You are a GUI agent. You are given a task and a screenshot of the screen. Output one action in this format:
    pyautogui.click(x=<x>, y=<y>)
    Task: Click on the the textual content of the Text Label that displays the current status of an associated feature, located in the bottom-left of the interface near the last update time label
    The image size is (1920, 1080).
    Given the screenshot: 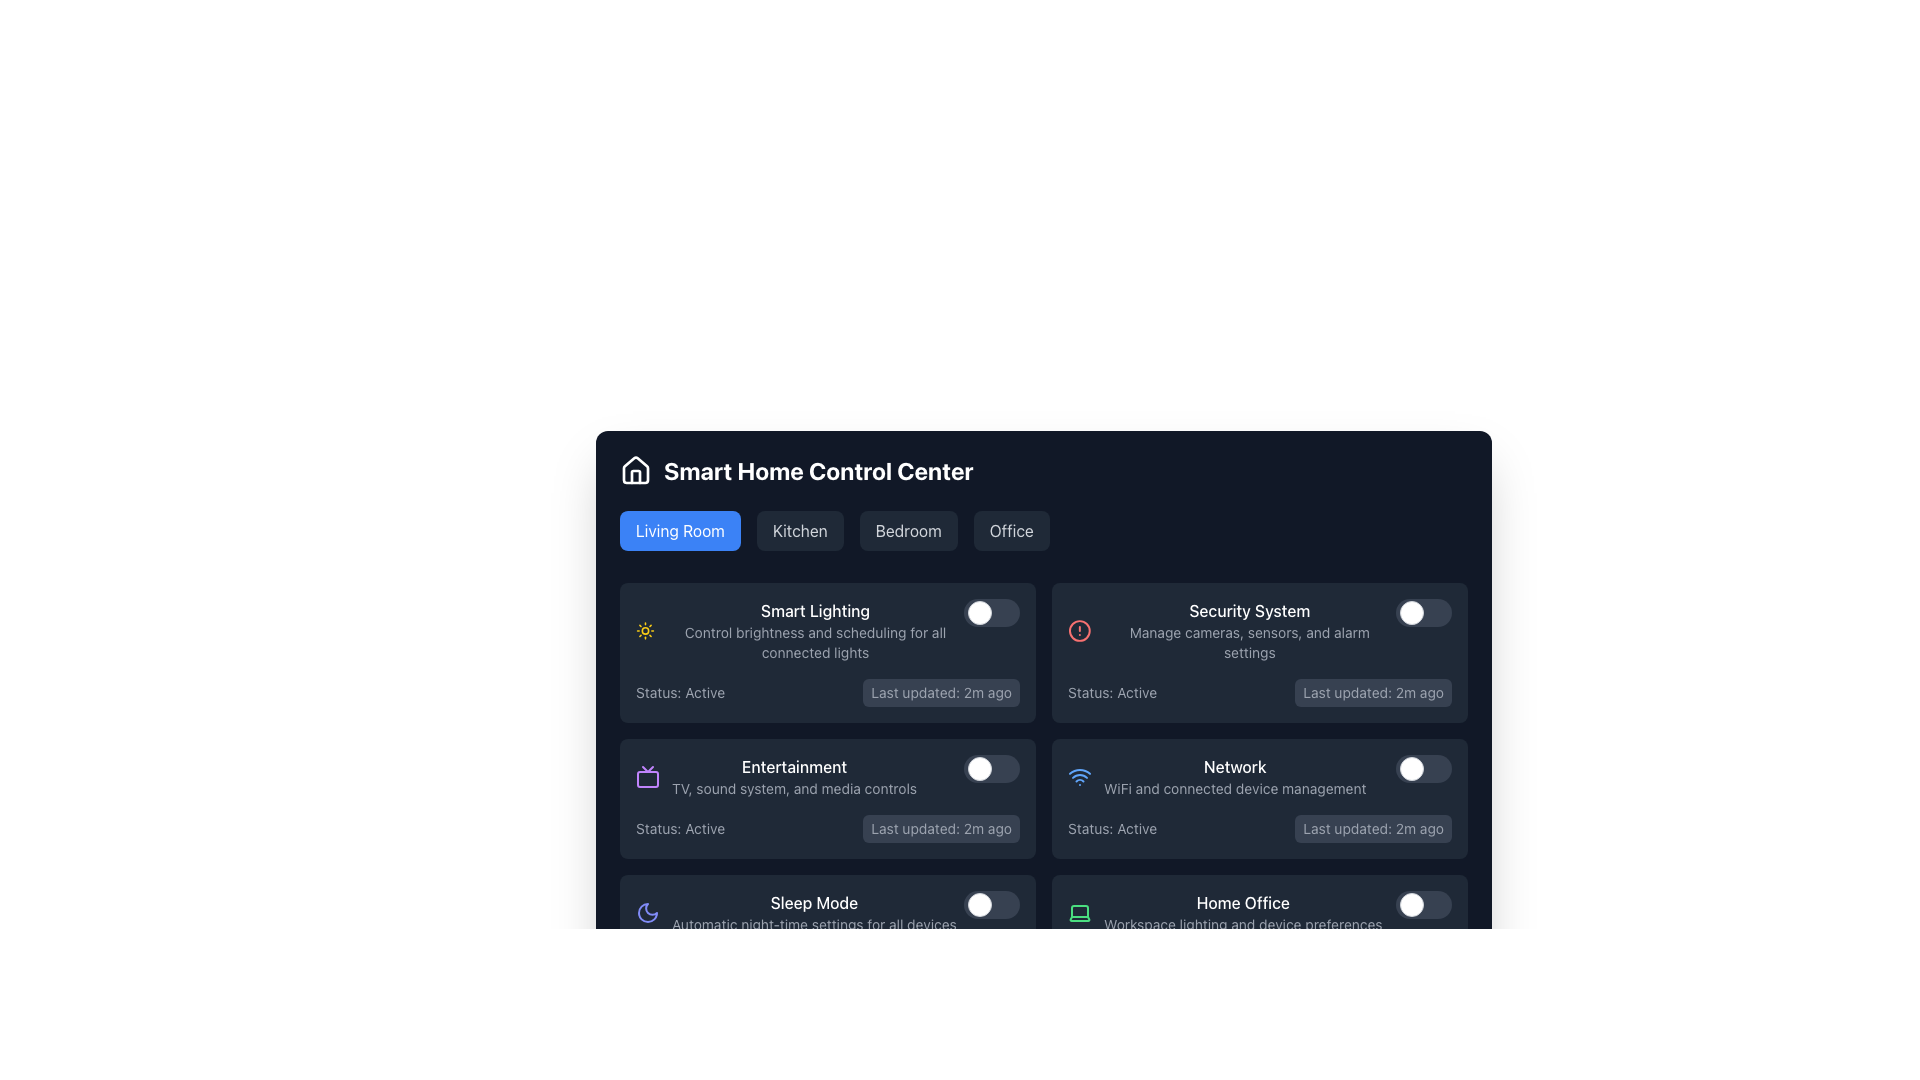 What is the action you would take?
    pyautogui.click(x=680, y=963)
    